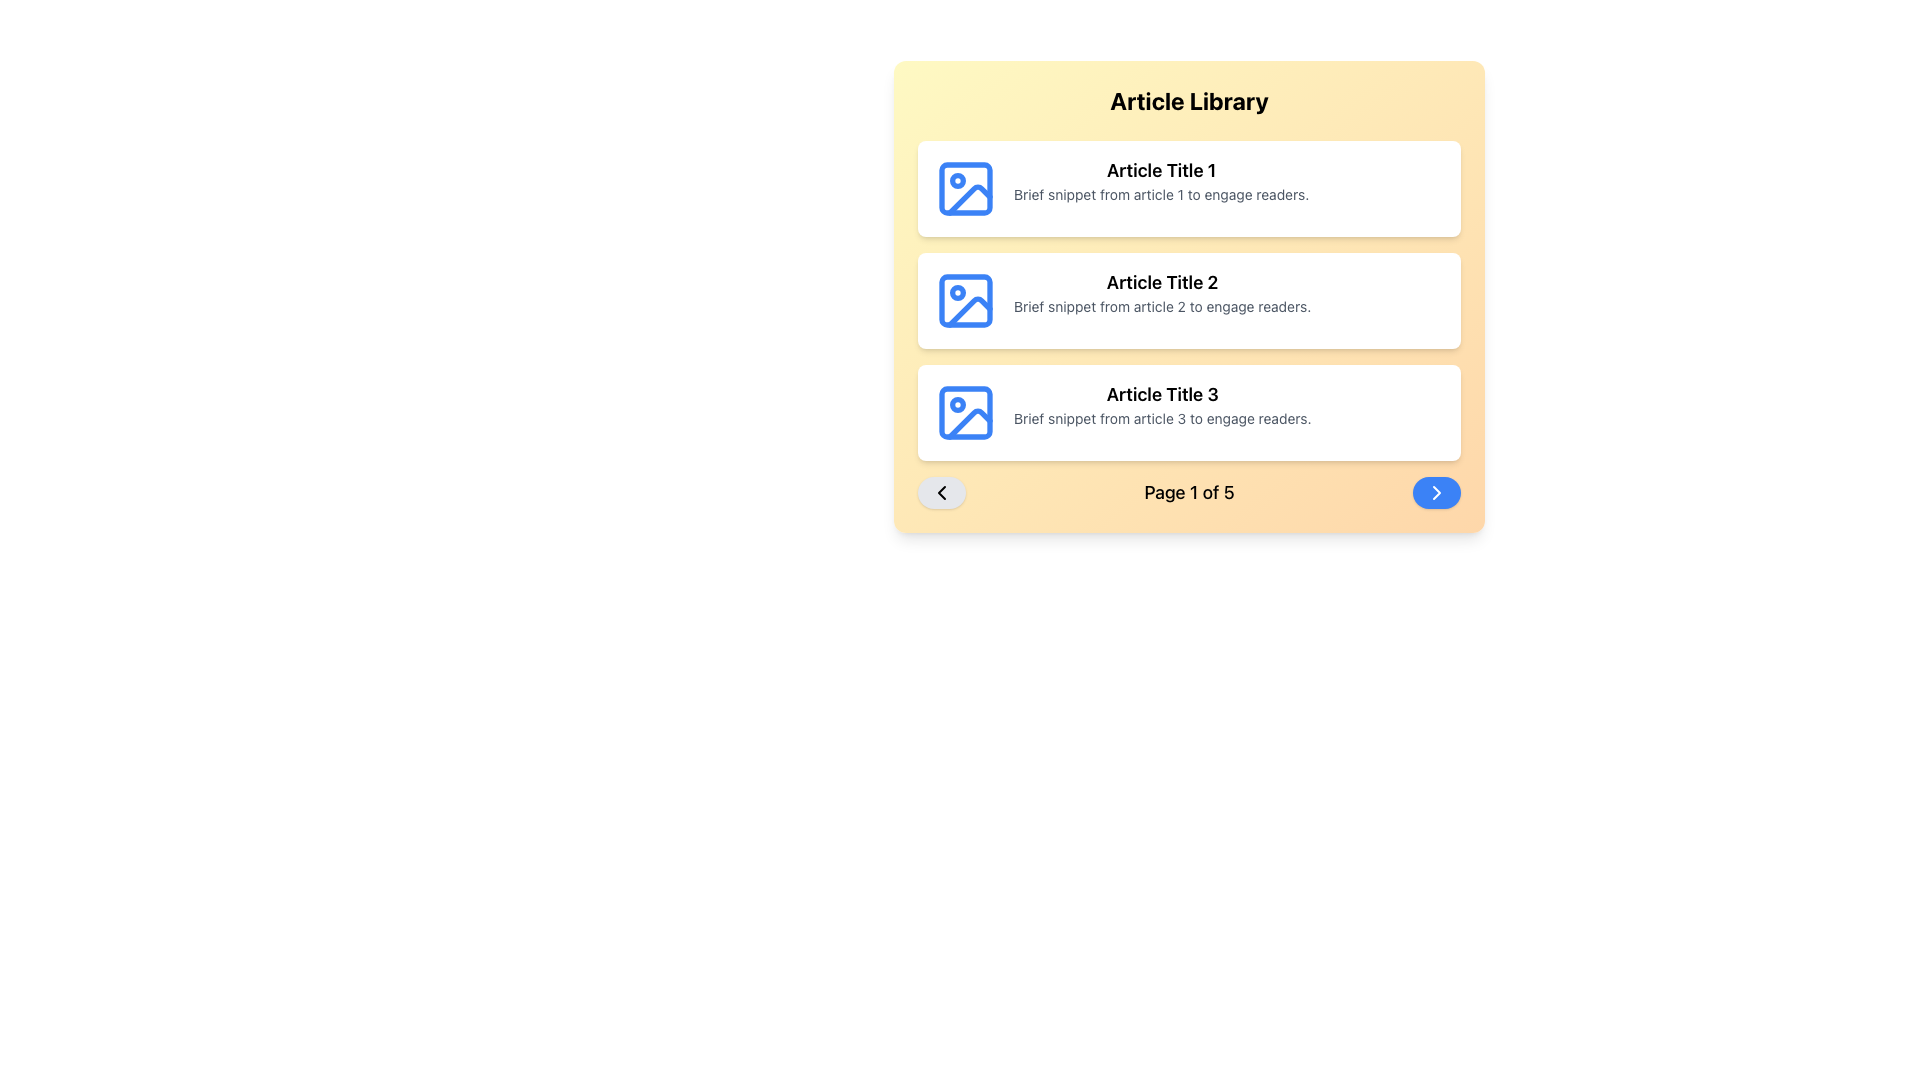  Describe the element at coordinates (965, 300) in the screenshot. I see `the small rounded rectangle in the icon for 'Article Title 2', which is centrally positioned within the blue image placeholder icon` at that location.